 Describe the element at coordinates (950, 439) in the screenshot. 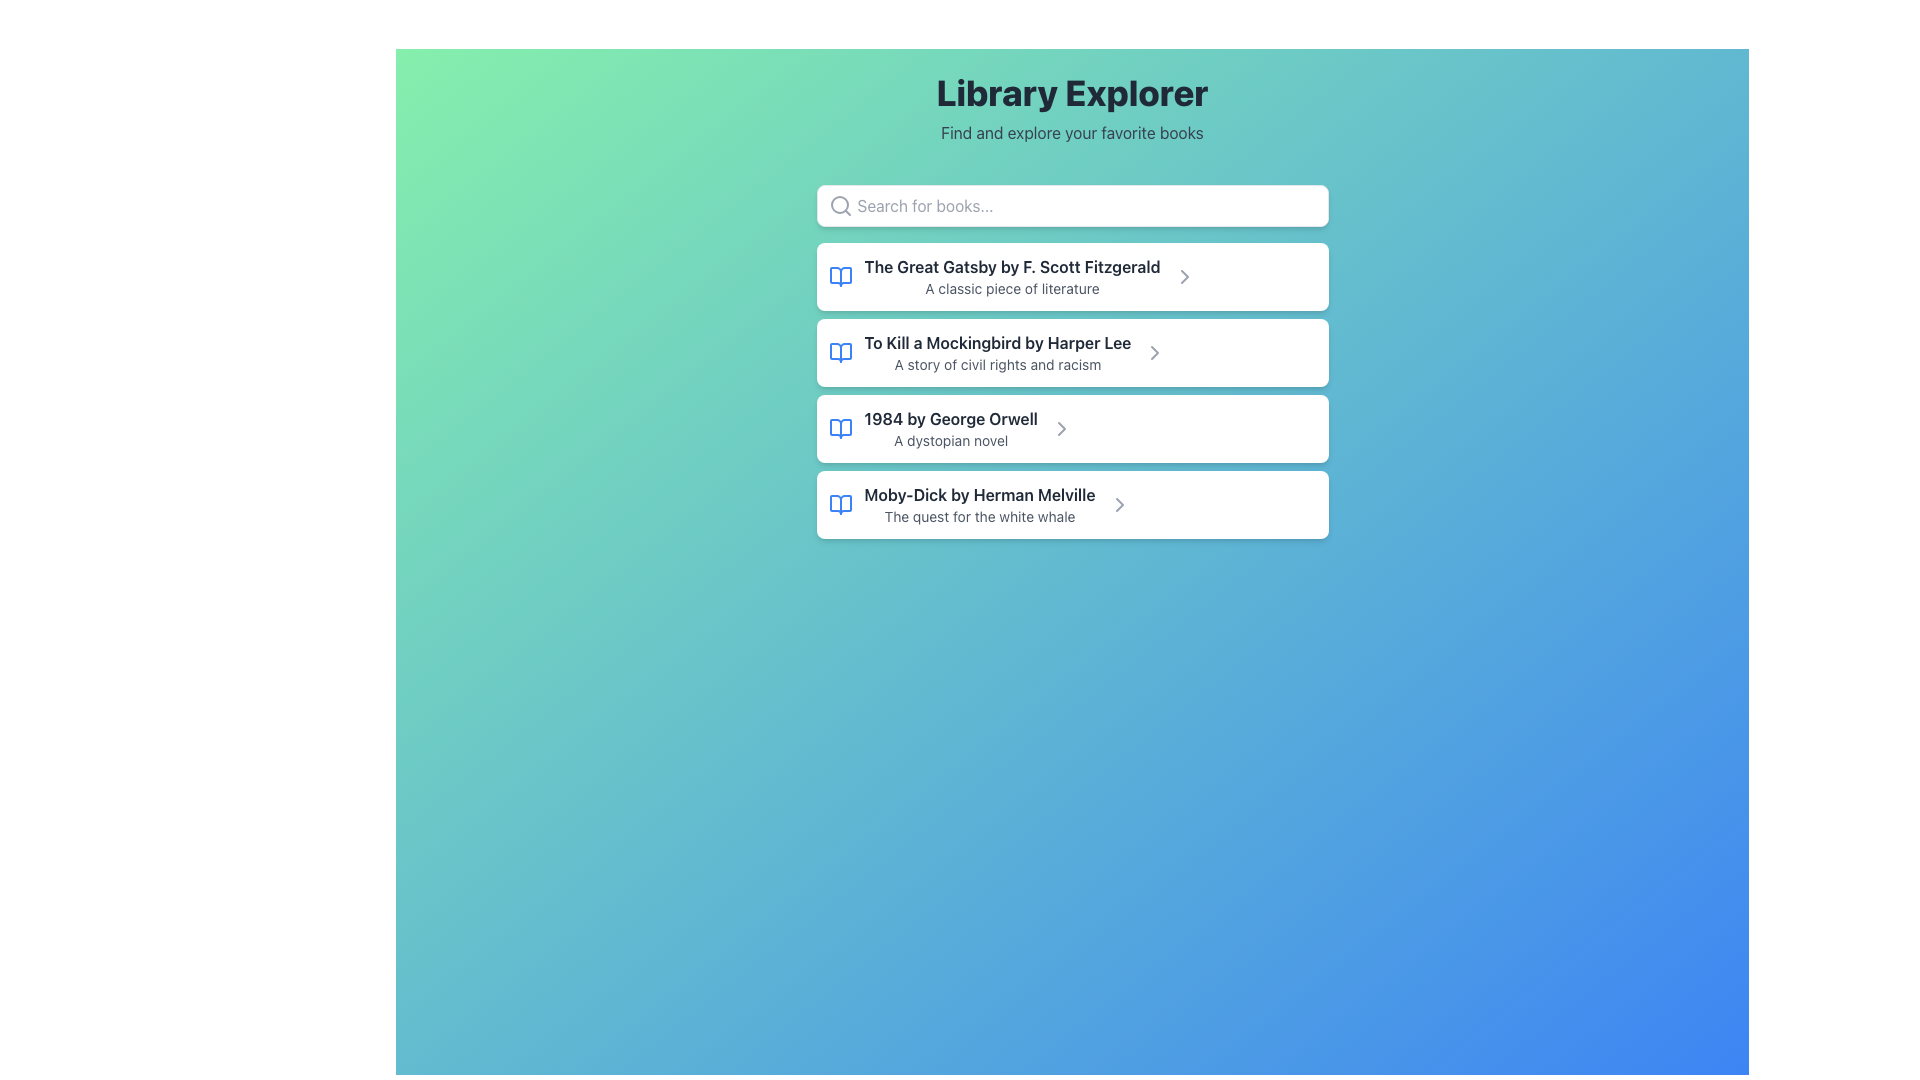

I see `the text label displaying 'A dystopian novel', which is styled in a smaller gray font and positioned below the main title '1984 by George Orwell'` at that location.